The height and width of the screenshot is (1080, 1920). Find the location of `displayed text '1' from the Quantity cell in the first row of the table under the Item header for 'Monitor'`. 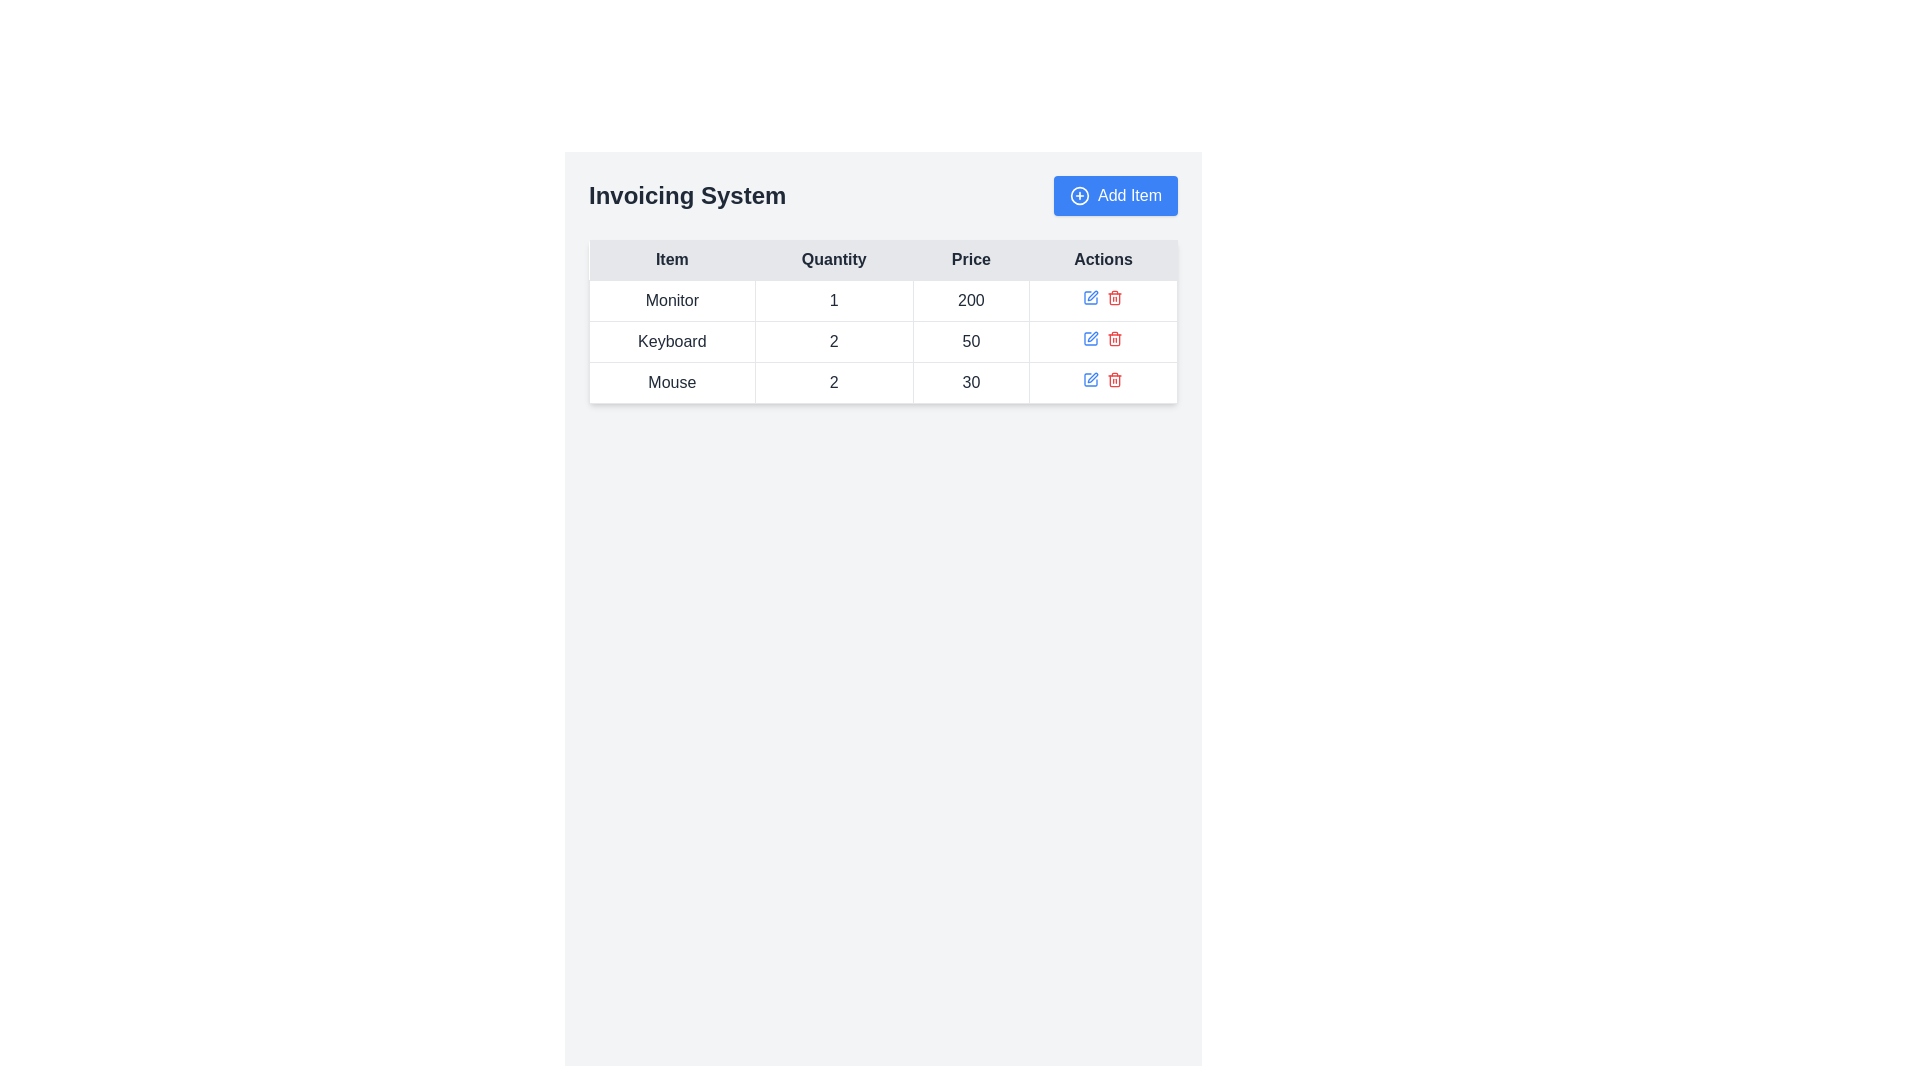

displayed text '1' from the Quantity cell in the first row of the table under the Item header for 'Monitor' is located at coordinates (834, 300).